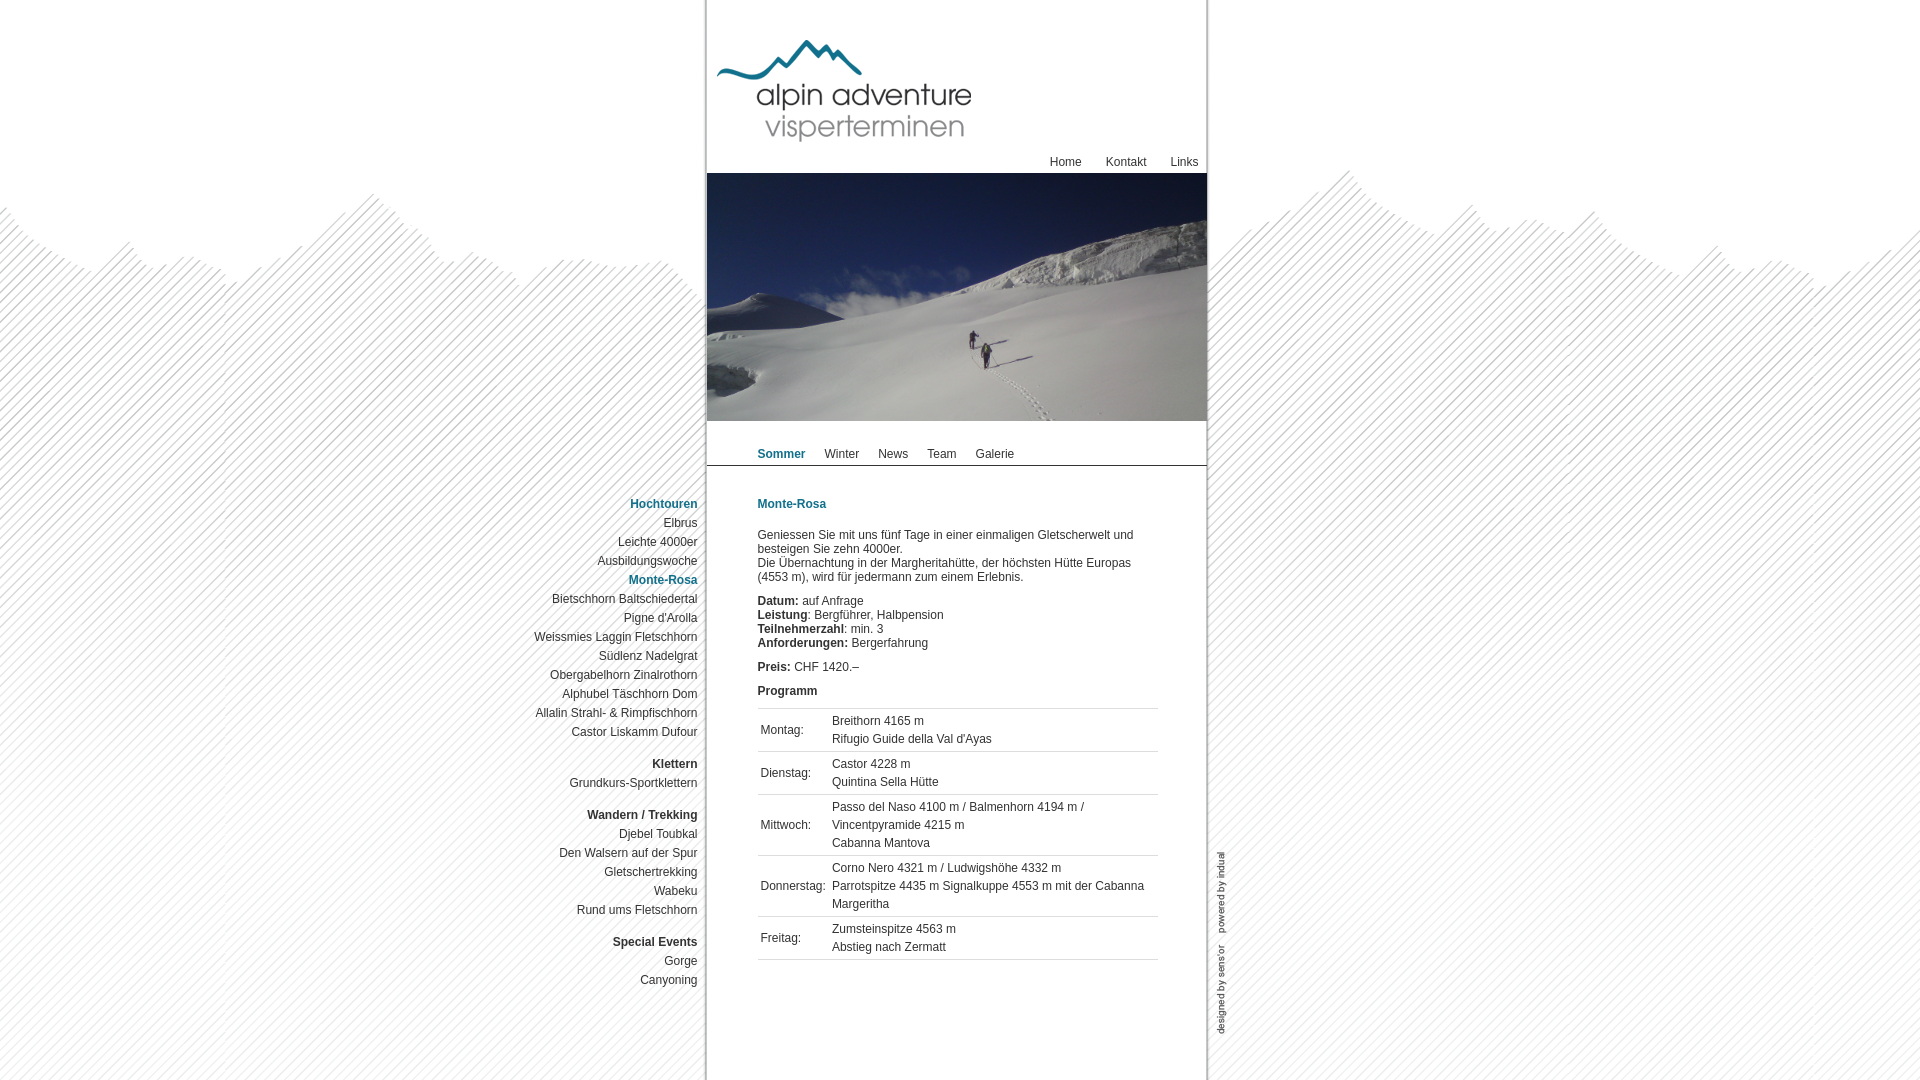 The image size is (1920, 1080). Describe the element at coordinates (891, 454) in the screenshot. I see `'News'` at that location.